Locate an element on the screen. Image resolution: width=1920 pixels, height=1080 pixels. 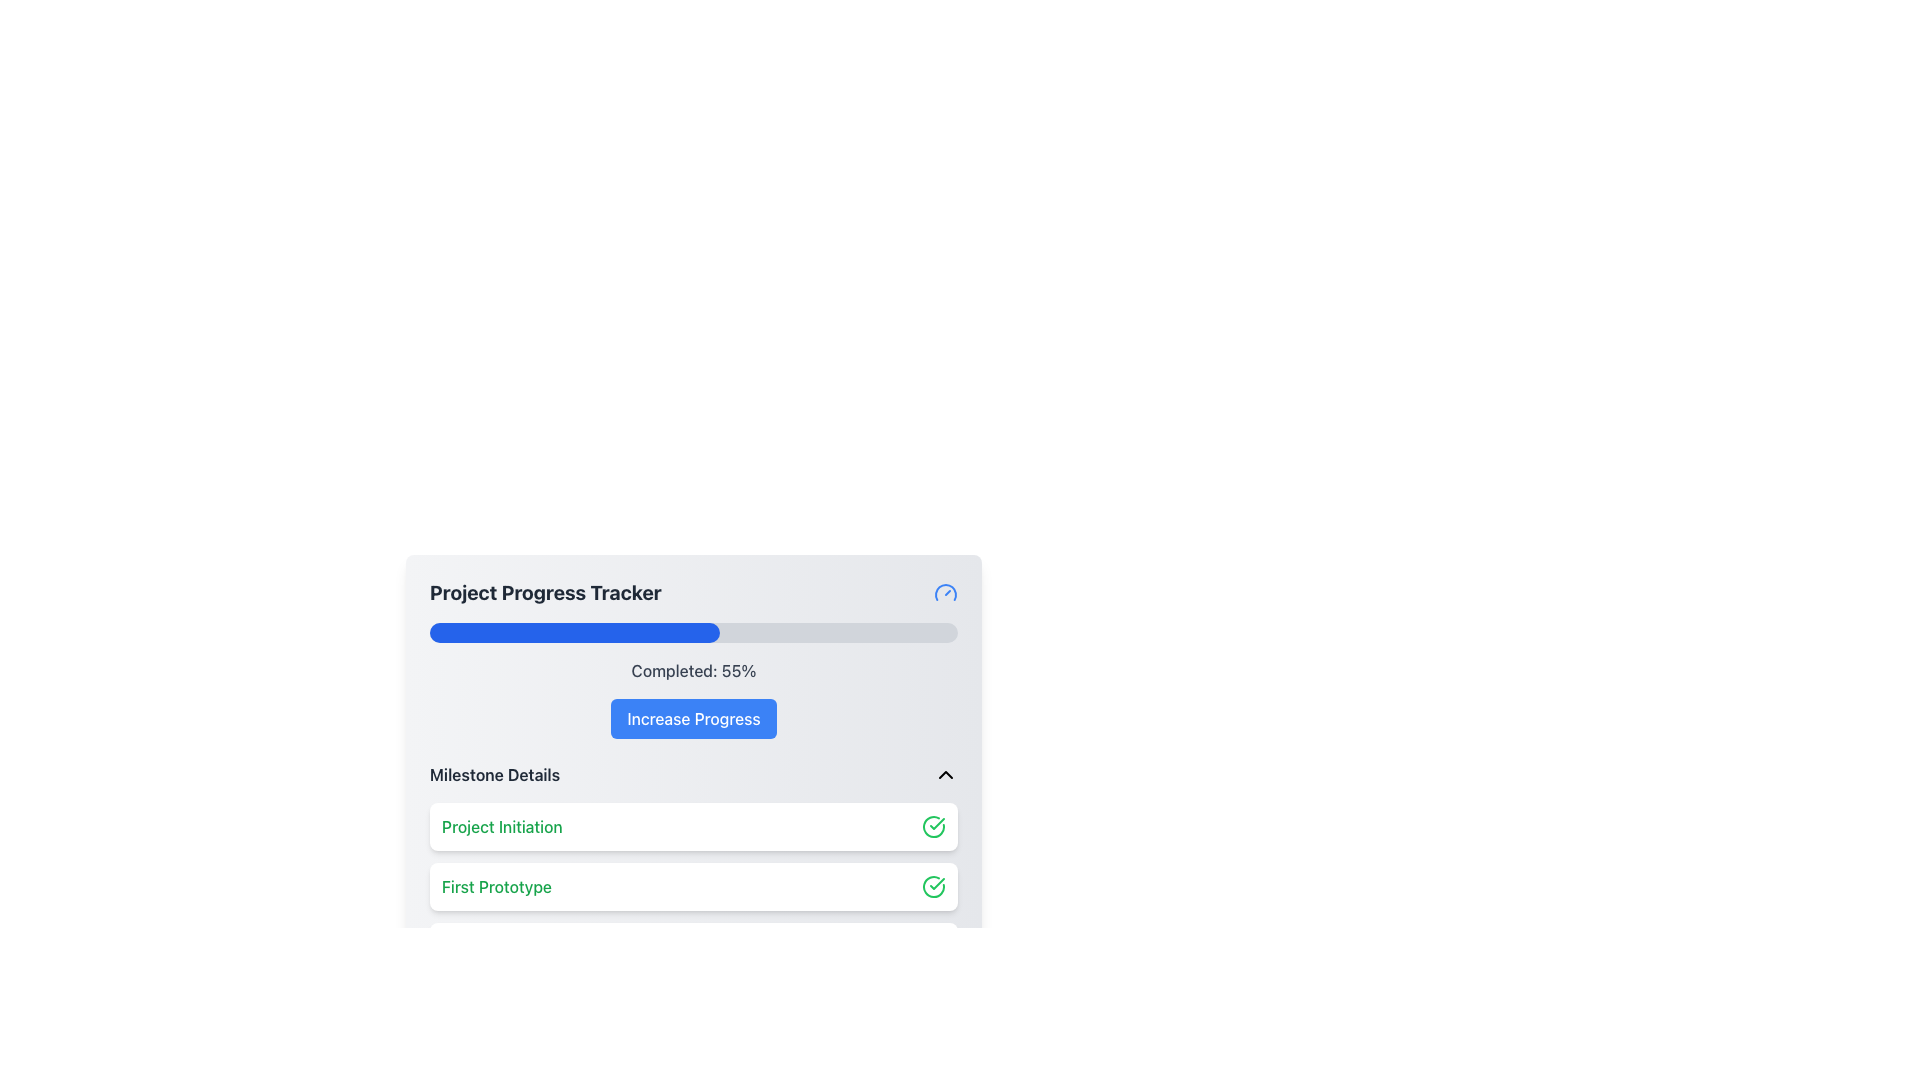
the completion icon for the 'First Prototype' milestone, located to the far right of the row labeled 'First Prototype' is located at coordinates (933, 886).